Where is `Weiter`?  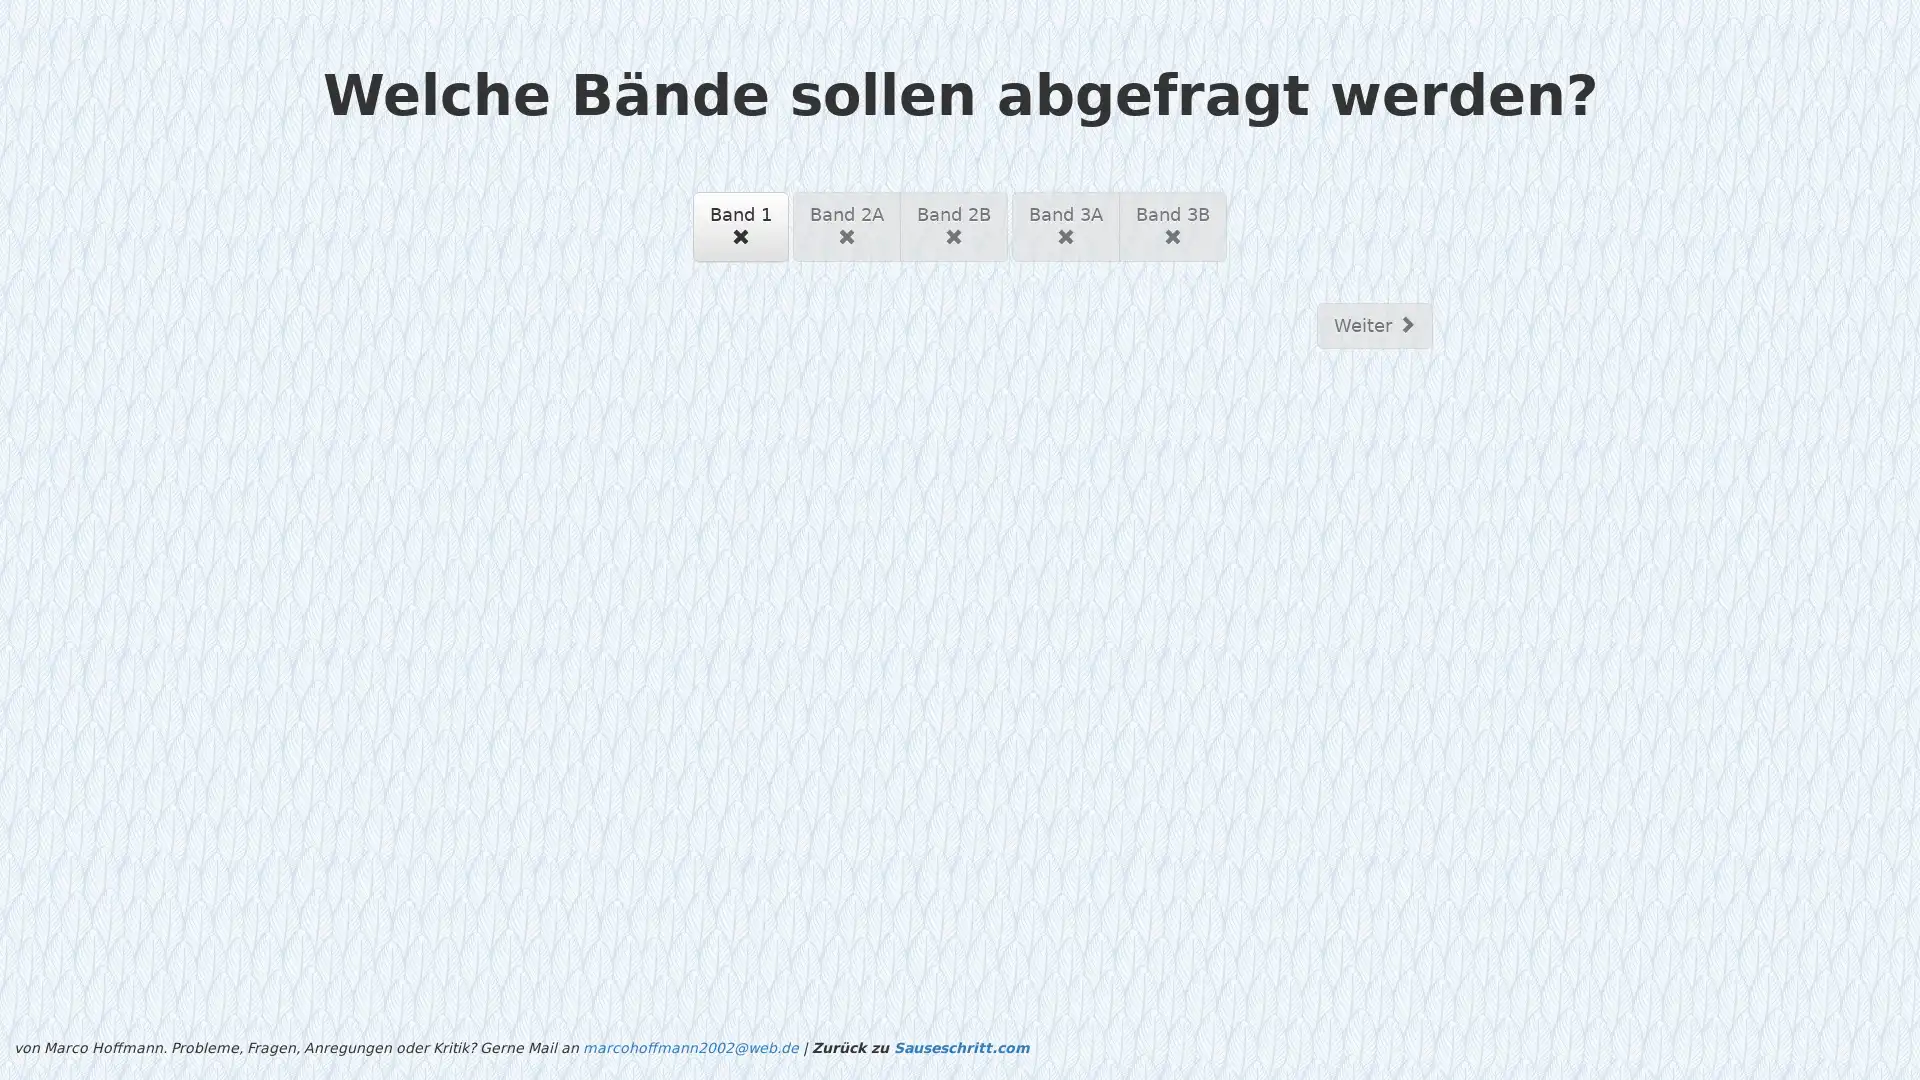 Weiter is located at coordinates (1372, 325).